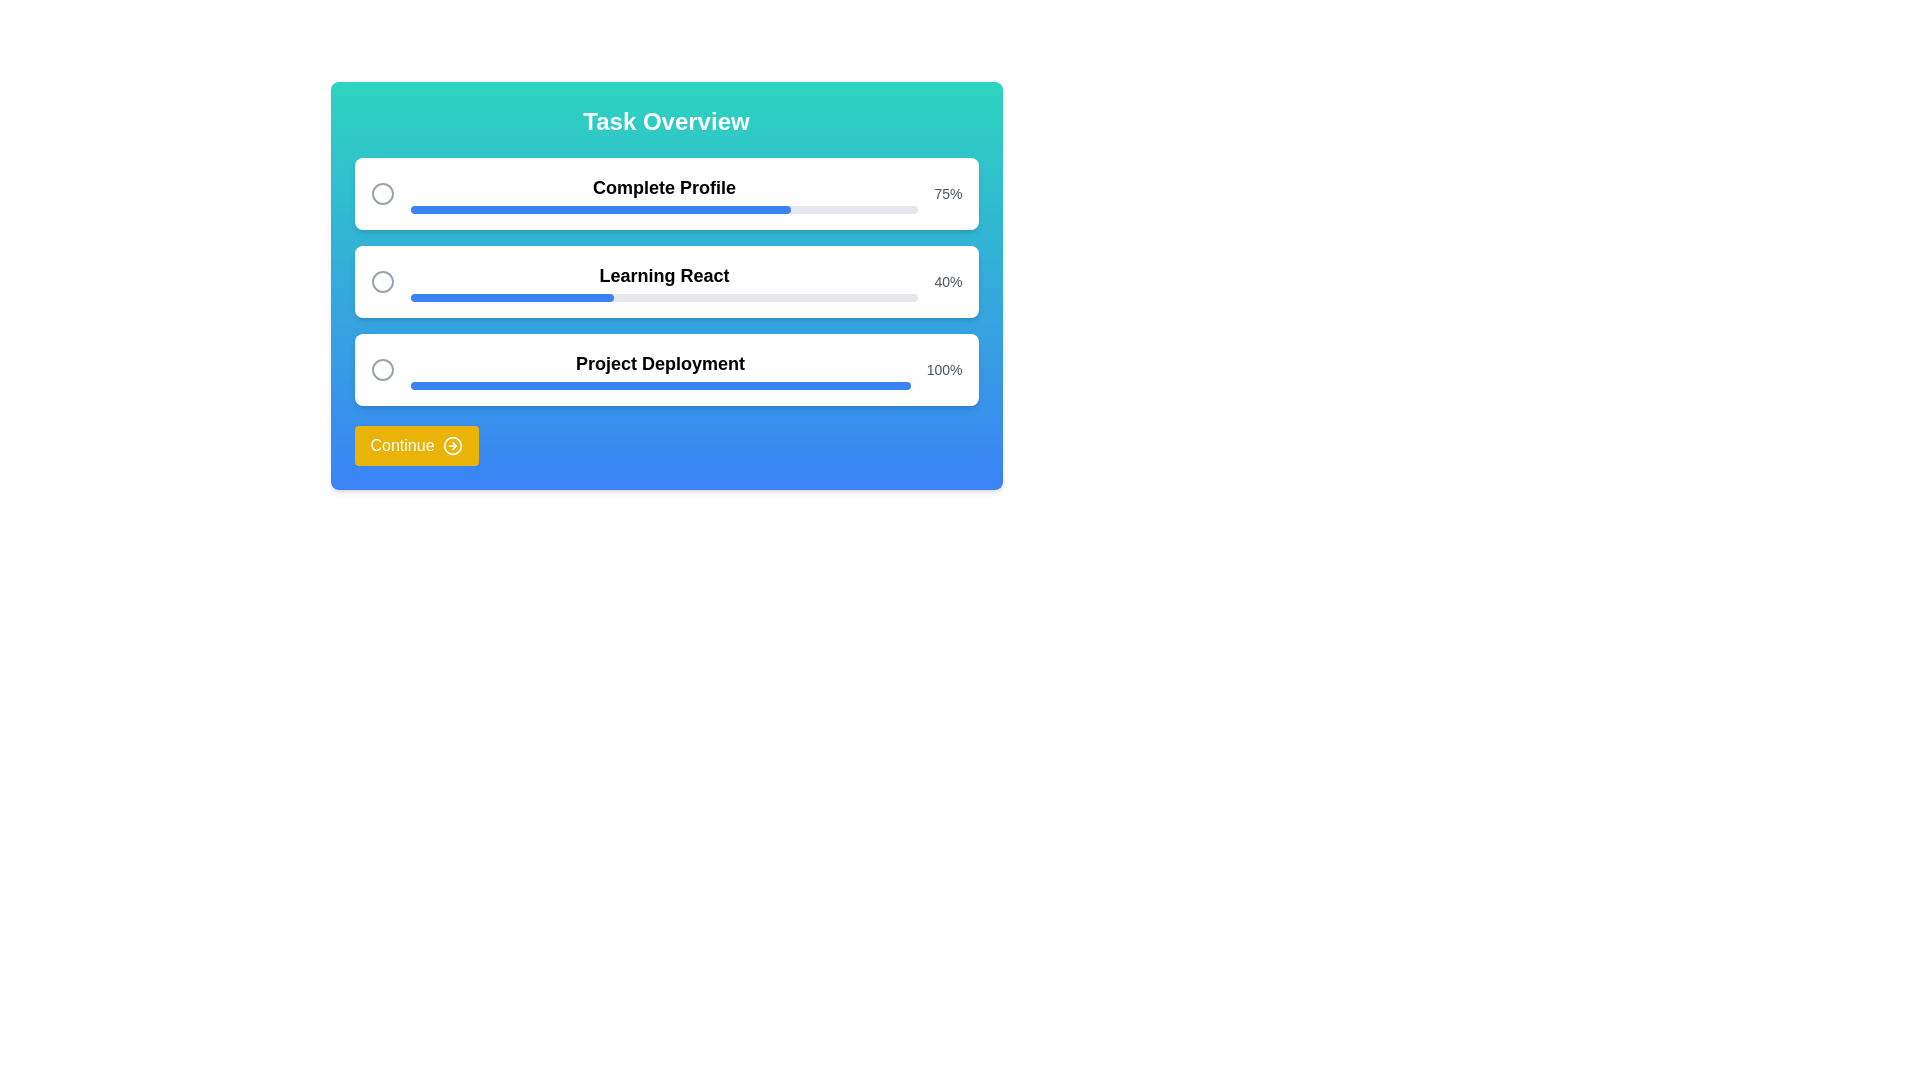  What do you see at coordinates (415, 445) in the screenshot?
I see `the button located at the bottom section of the task overview card` at bounding box center [415, 445].